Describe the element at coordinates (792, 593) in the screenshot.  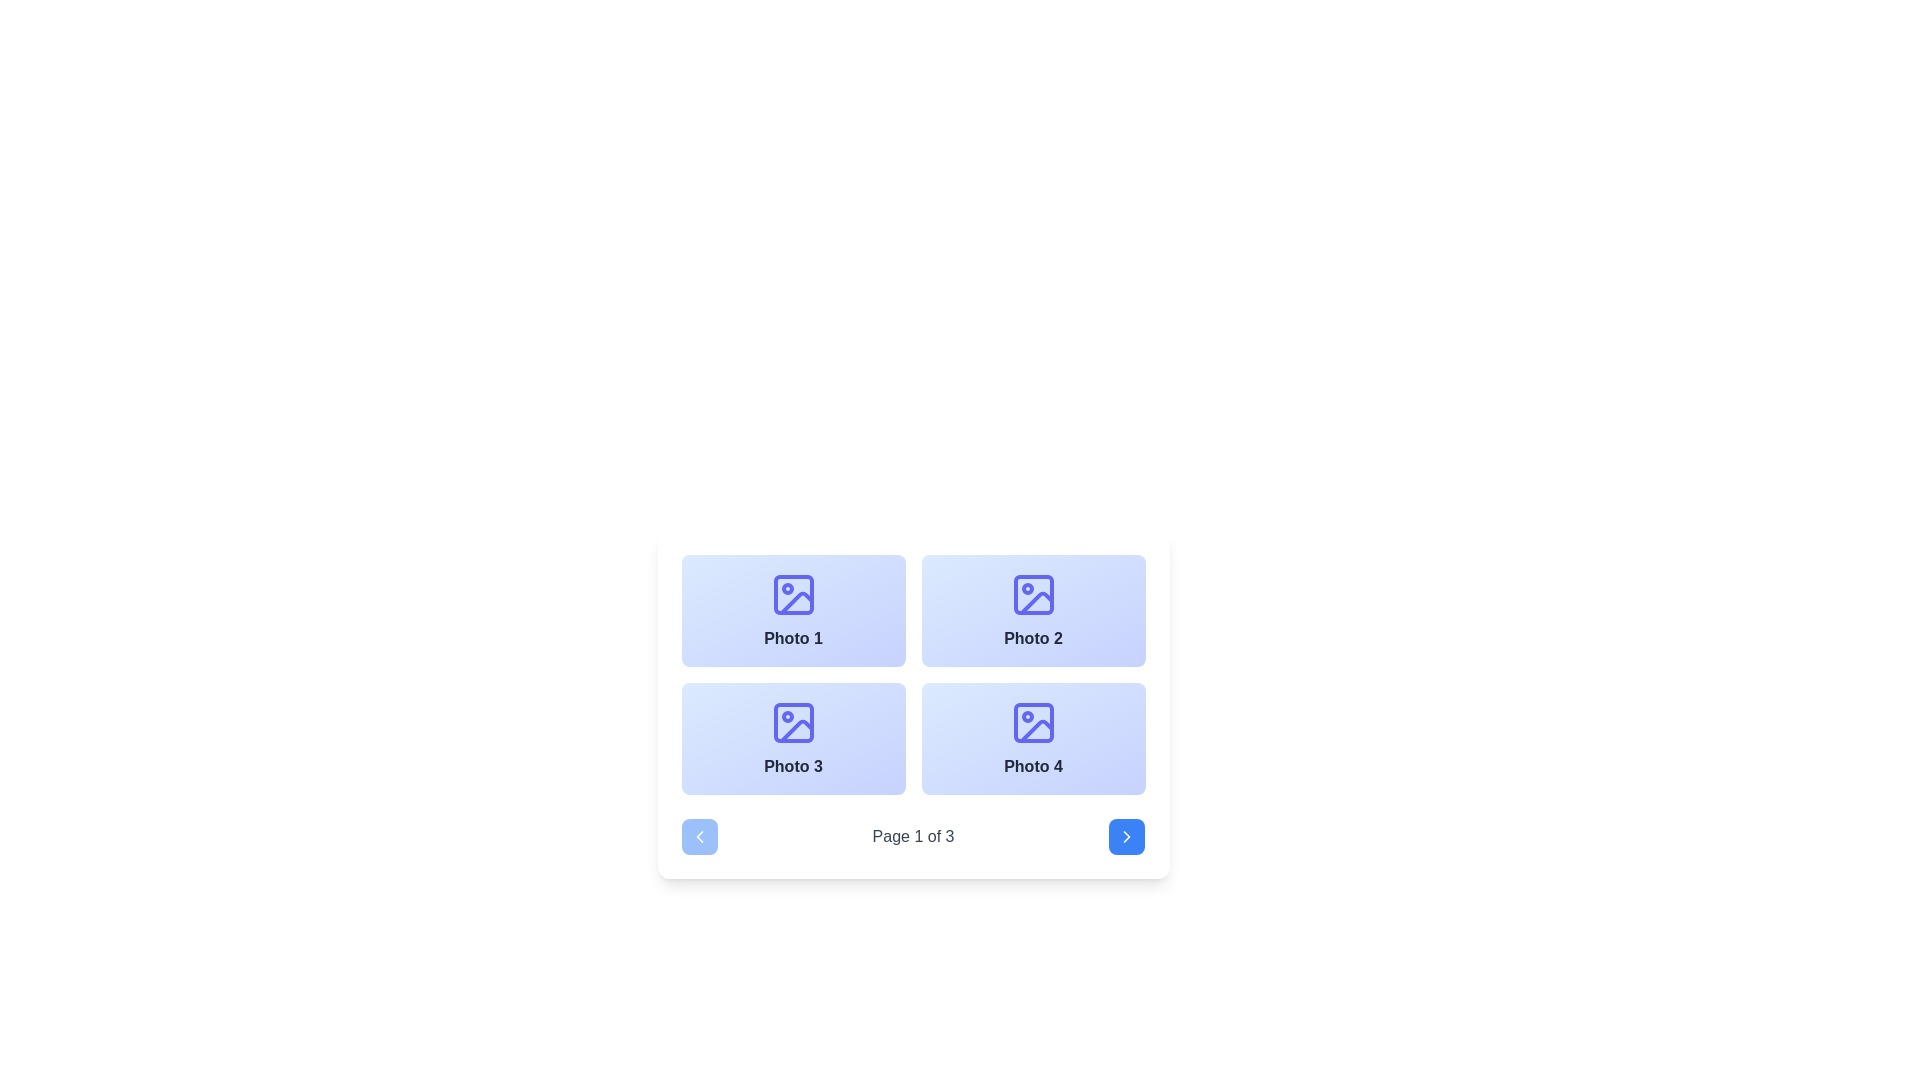
I see `the decorative shape within the 'Photo 1' SVG icon located in the top-left corner of the 2x2 grid structure near the bottom of the interface` at that location.